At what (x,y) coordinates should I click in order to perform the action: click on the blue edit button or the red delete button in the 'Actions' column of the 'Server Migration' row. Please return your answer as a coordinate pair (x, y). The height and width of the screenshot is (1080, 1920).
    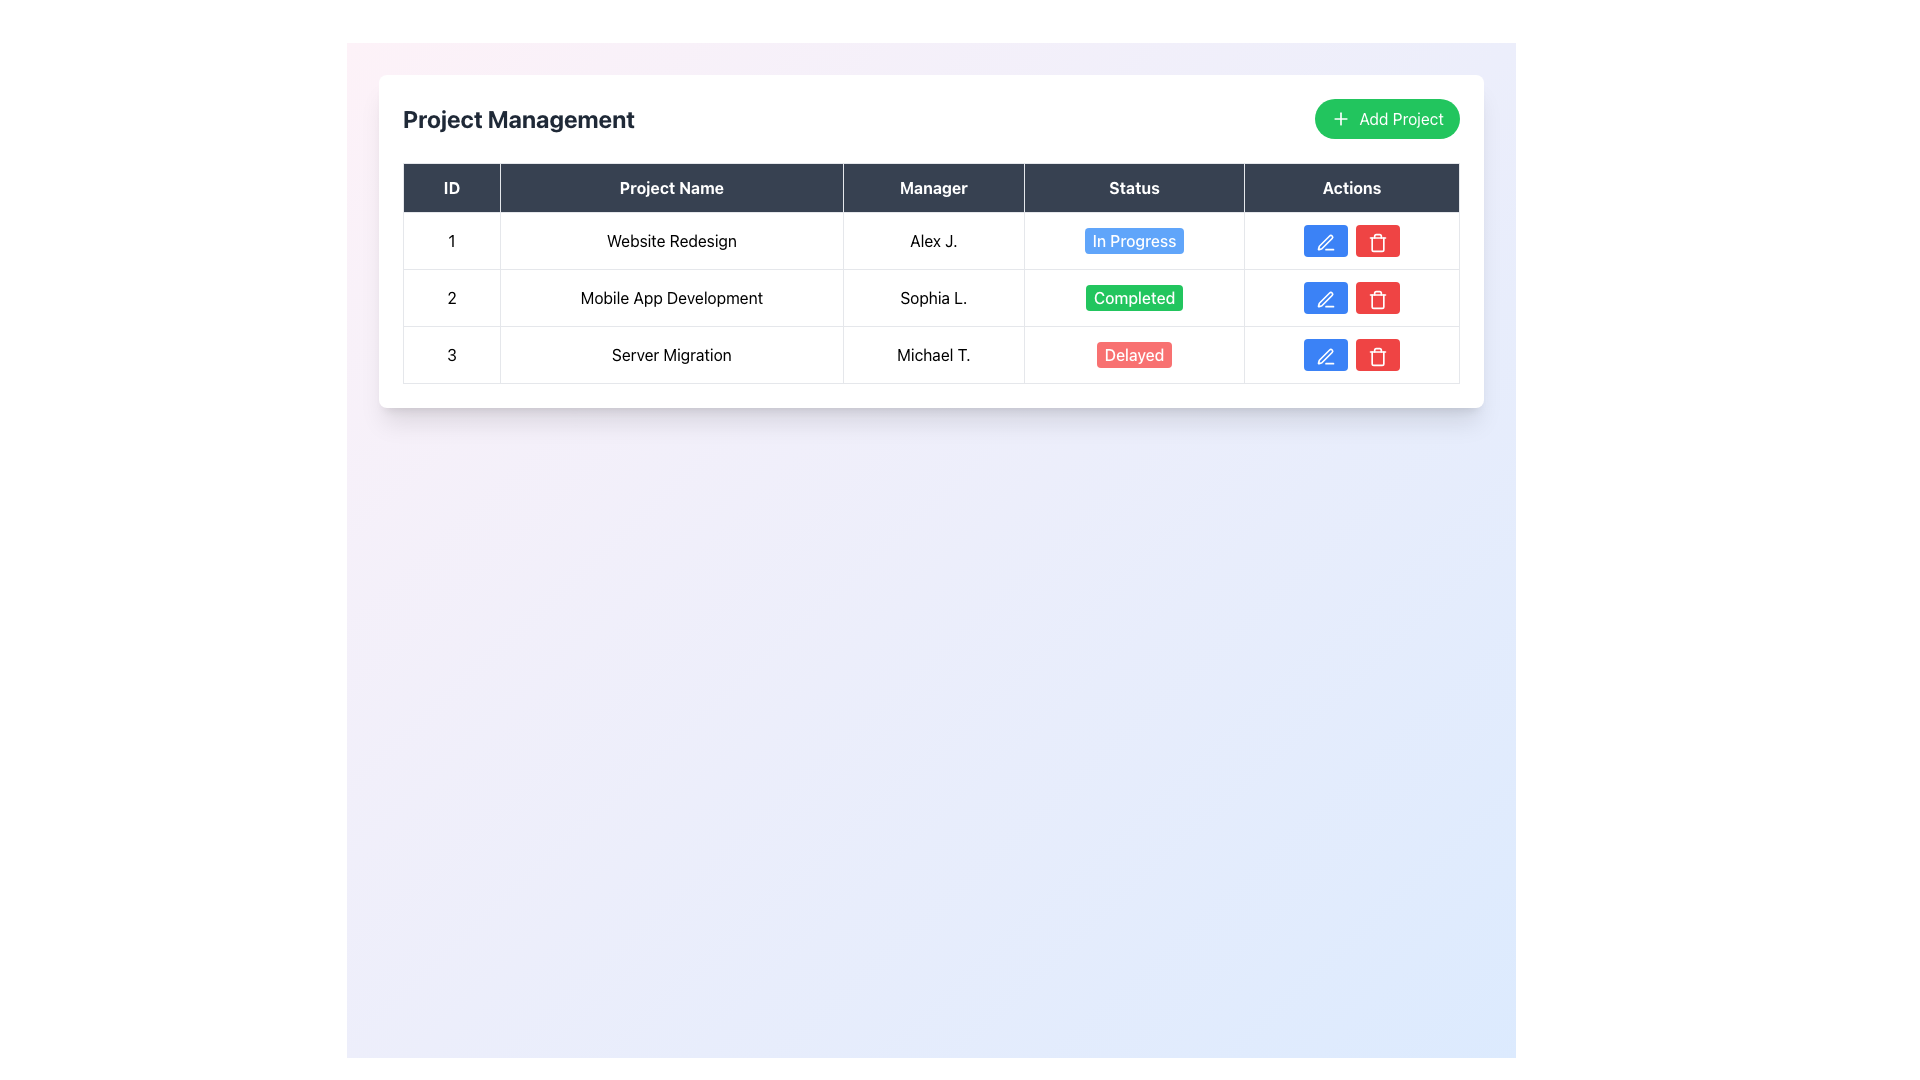
    Looking at the image, I should click on (1352, 353).